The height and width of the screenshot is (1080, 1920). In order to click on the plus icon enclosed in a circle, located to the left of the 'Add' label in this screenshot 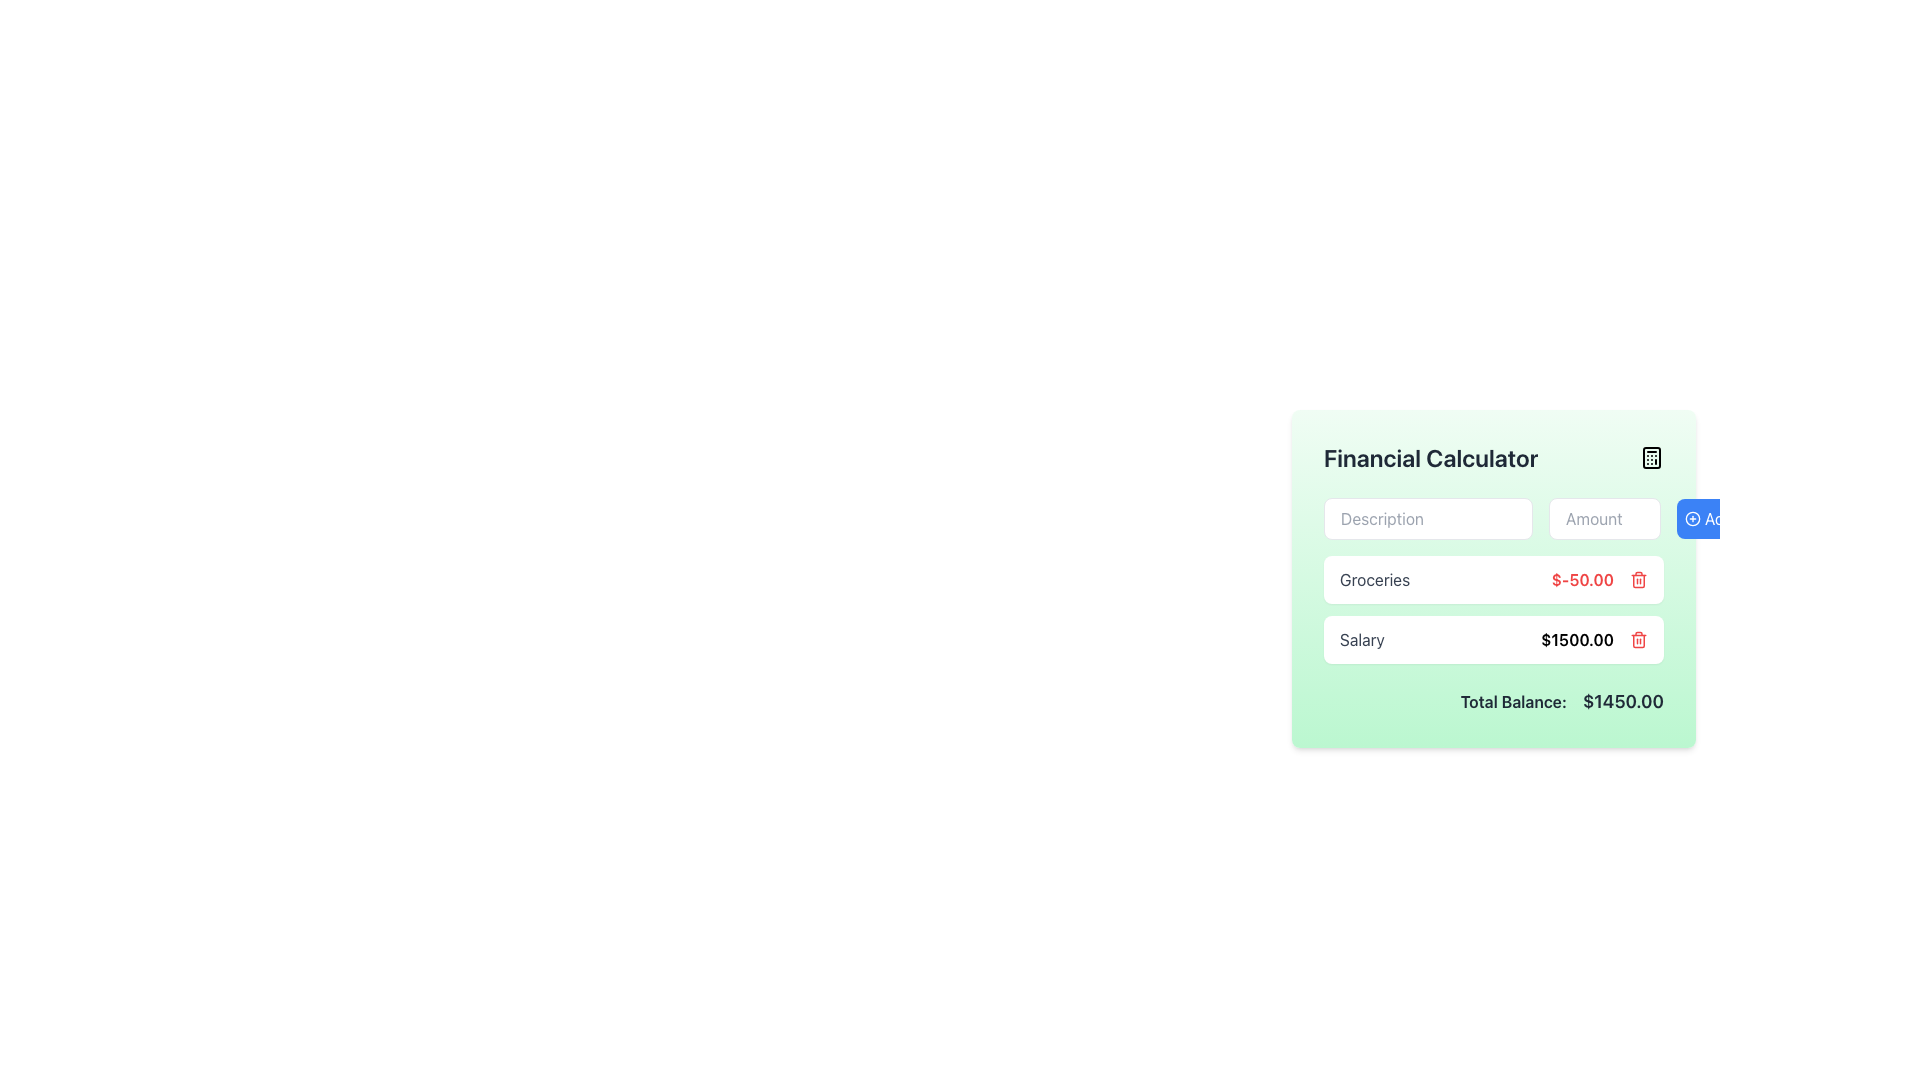, I will do `click(1692, 518)`.